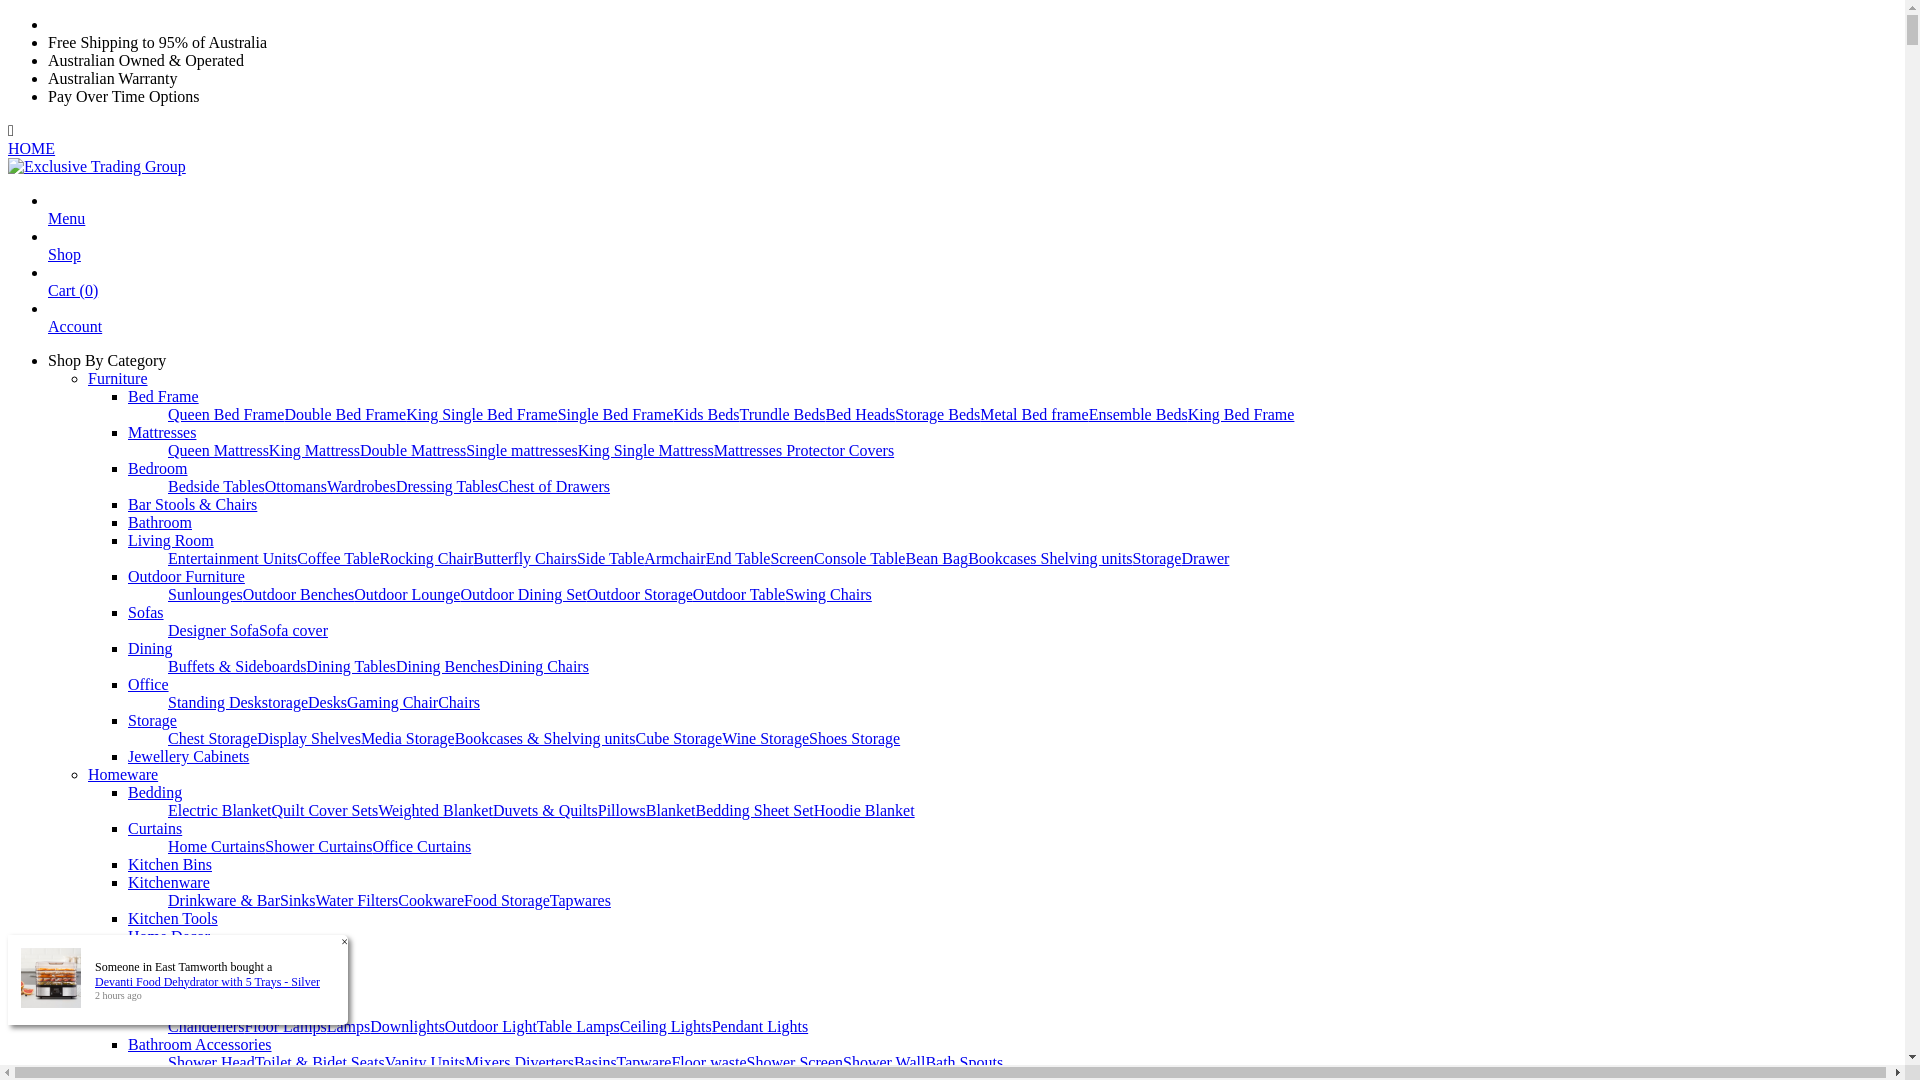 This screenshot has height=1080, width=1920. I want to click on 'Storage Beds', so click(936, 413).